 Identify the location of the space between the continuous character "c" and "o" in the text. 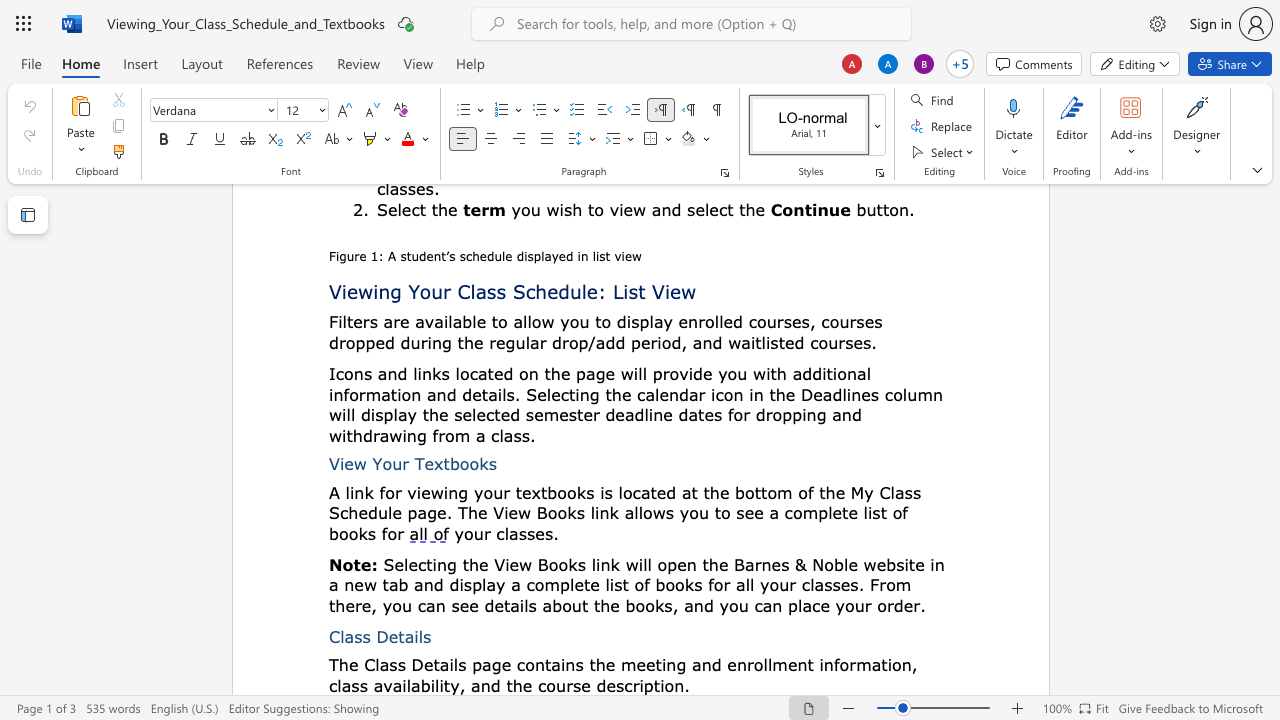
(546, 684).